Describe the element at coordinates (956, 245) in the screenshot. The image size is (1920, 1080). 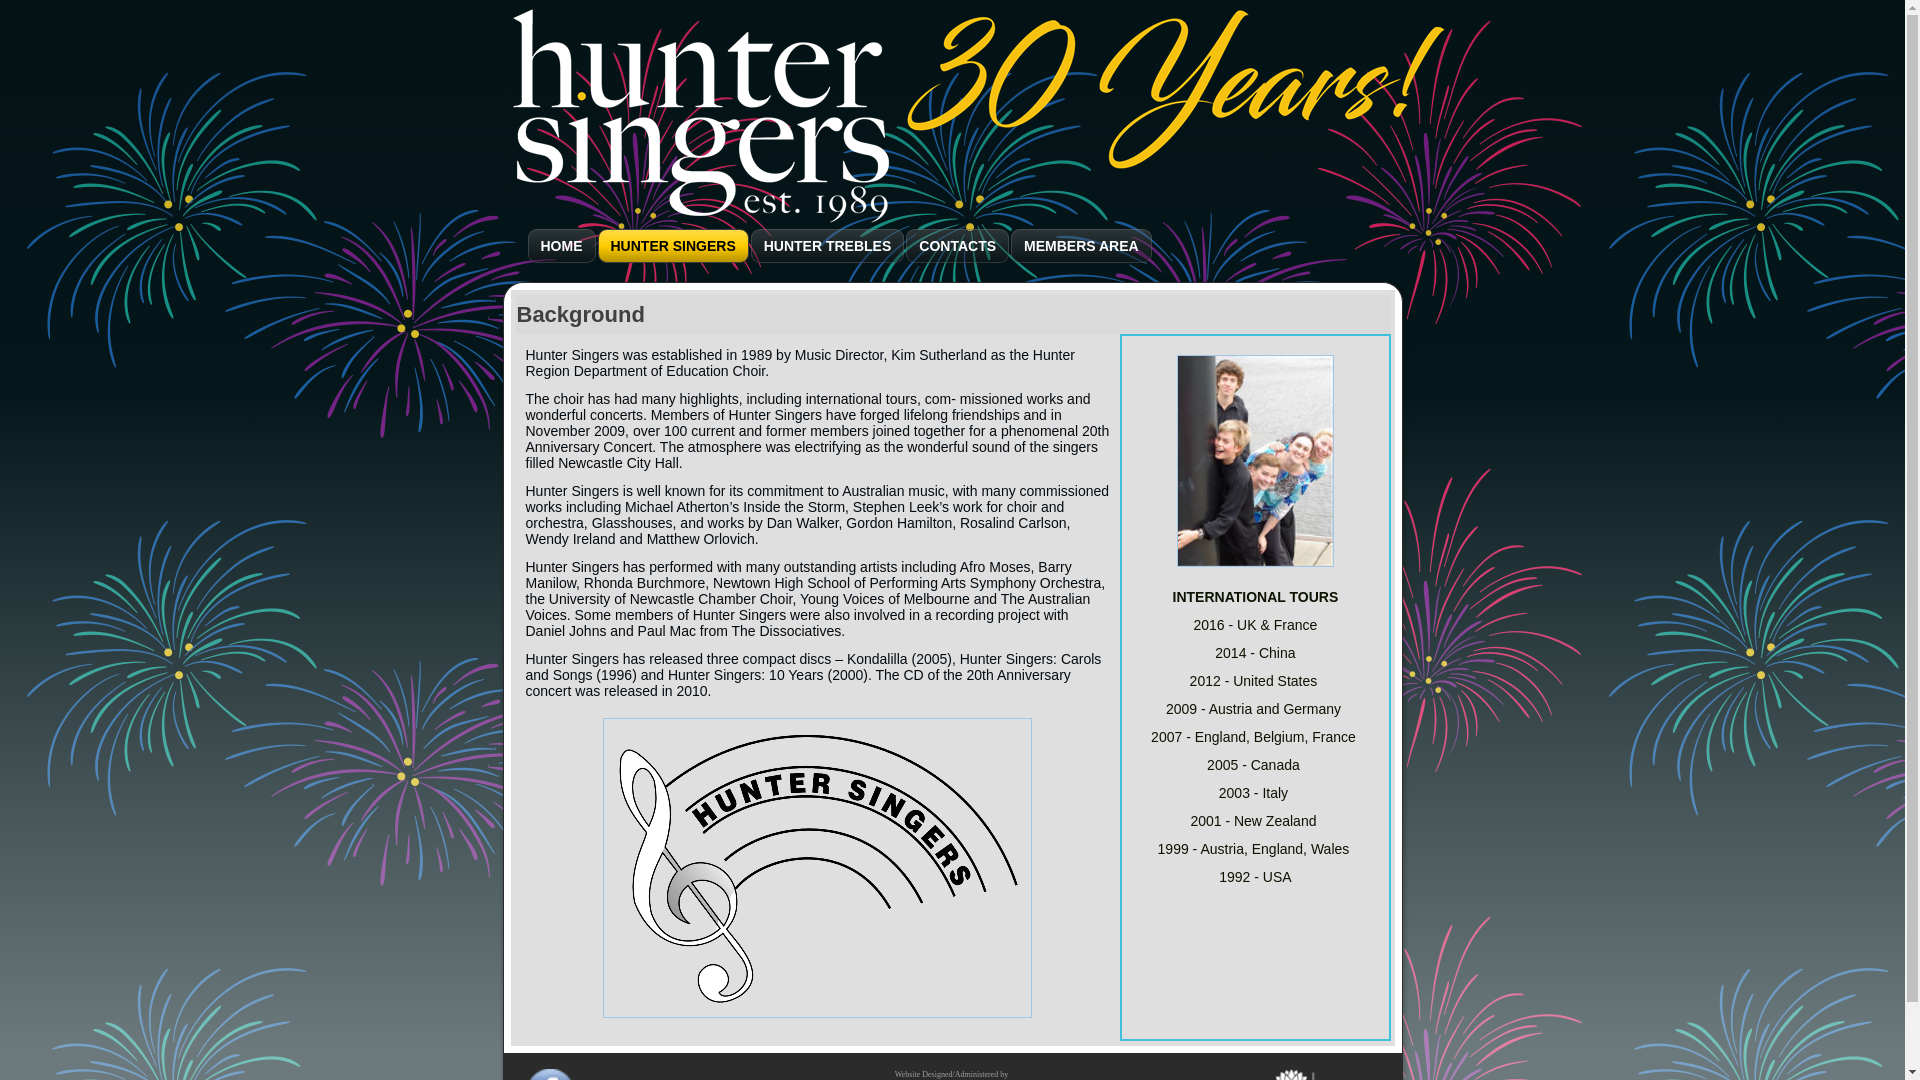
I see `'CONTACTS'` at that location.